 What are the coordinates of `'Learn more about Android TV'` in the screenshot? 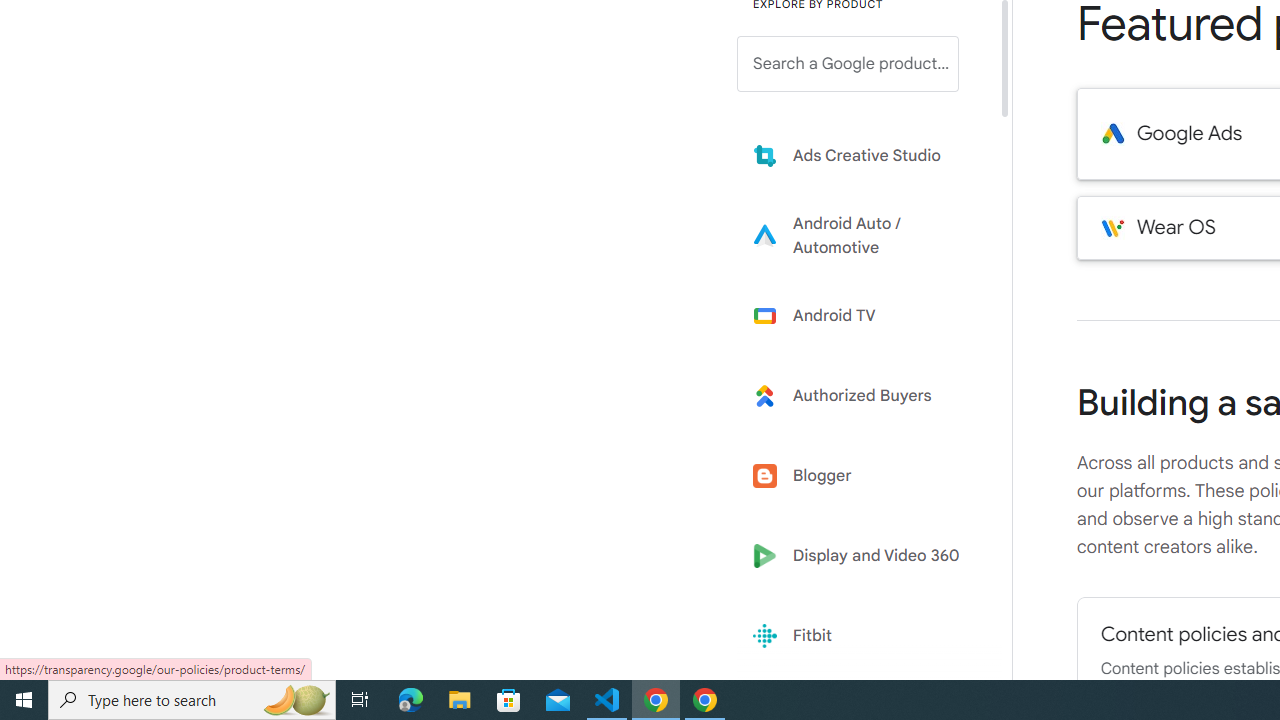 It's located at (862, 315).